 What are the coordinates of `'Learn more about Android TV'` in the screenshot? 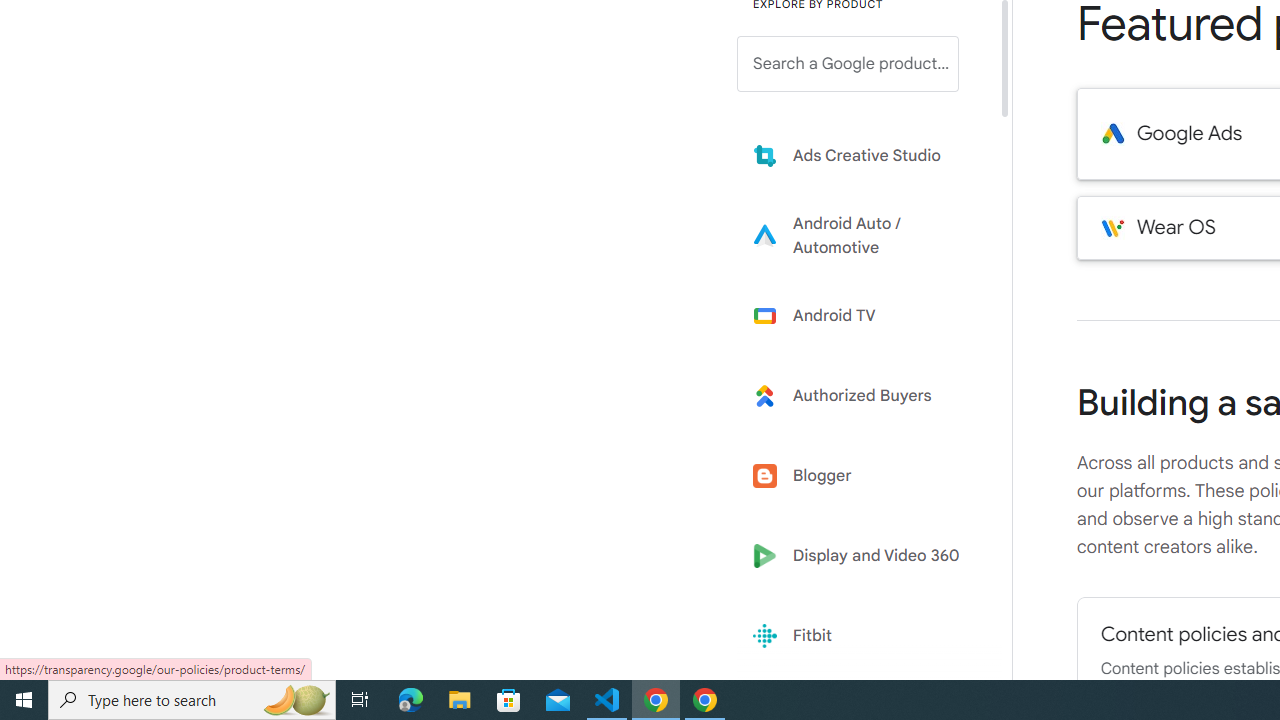 It's located at (862, 315).